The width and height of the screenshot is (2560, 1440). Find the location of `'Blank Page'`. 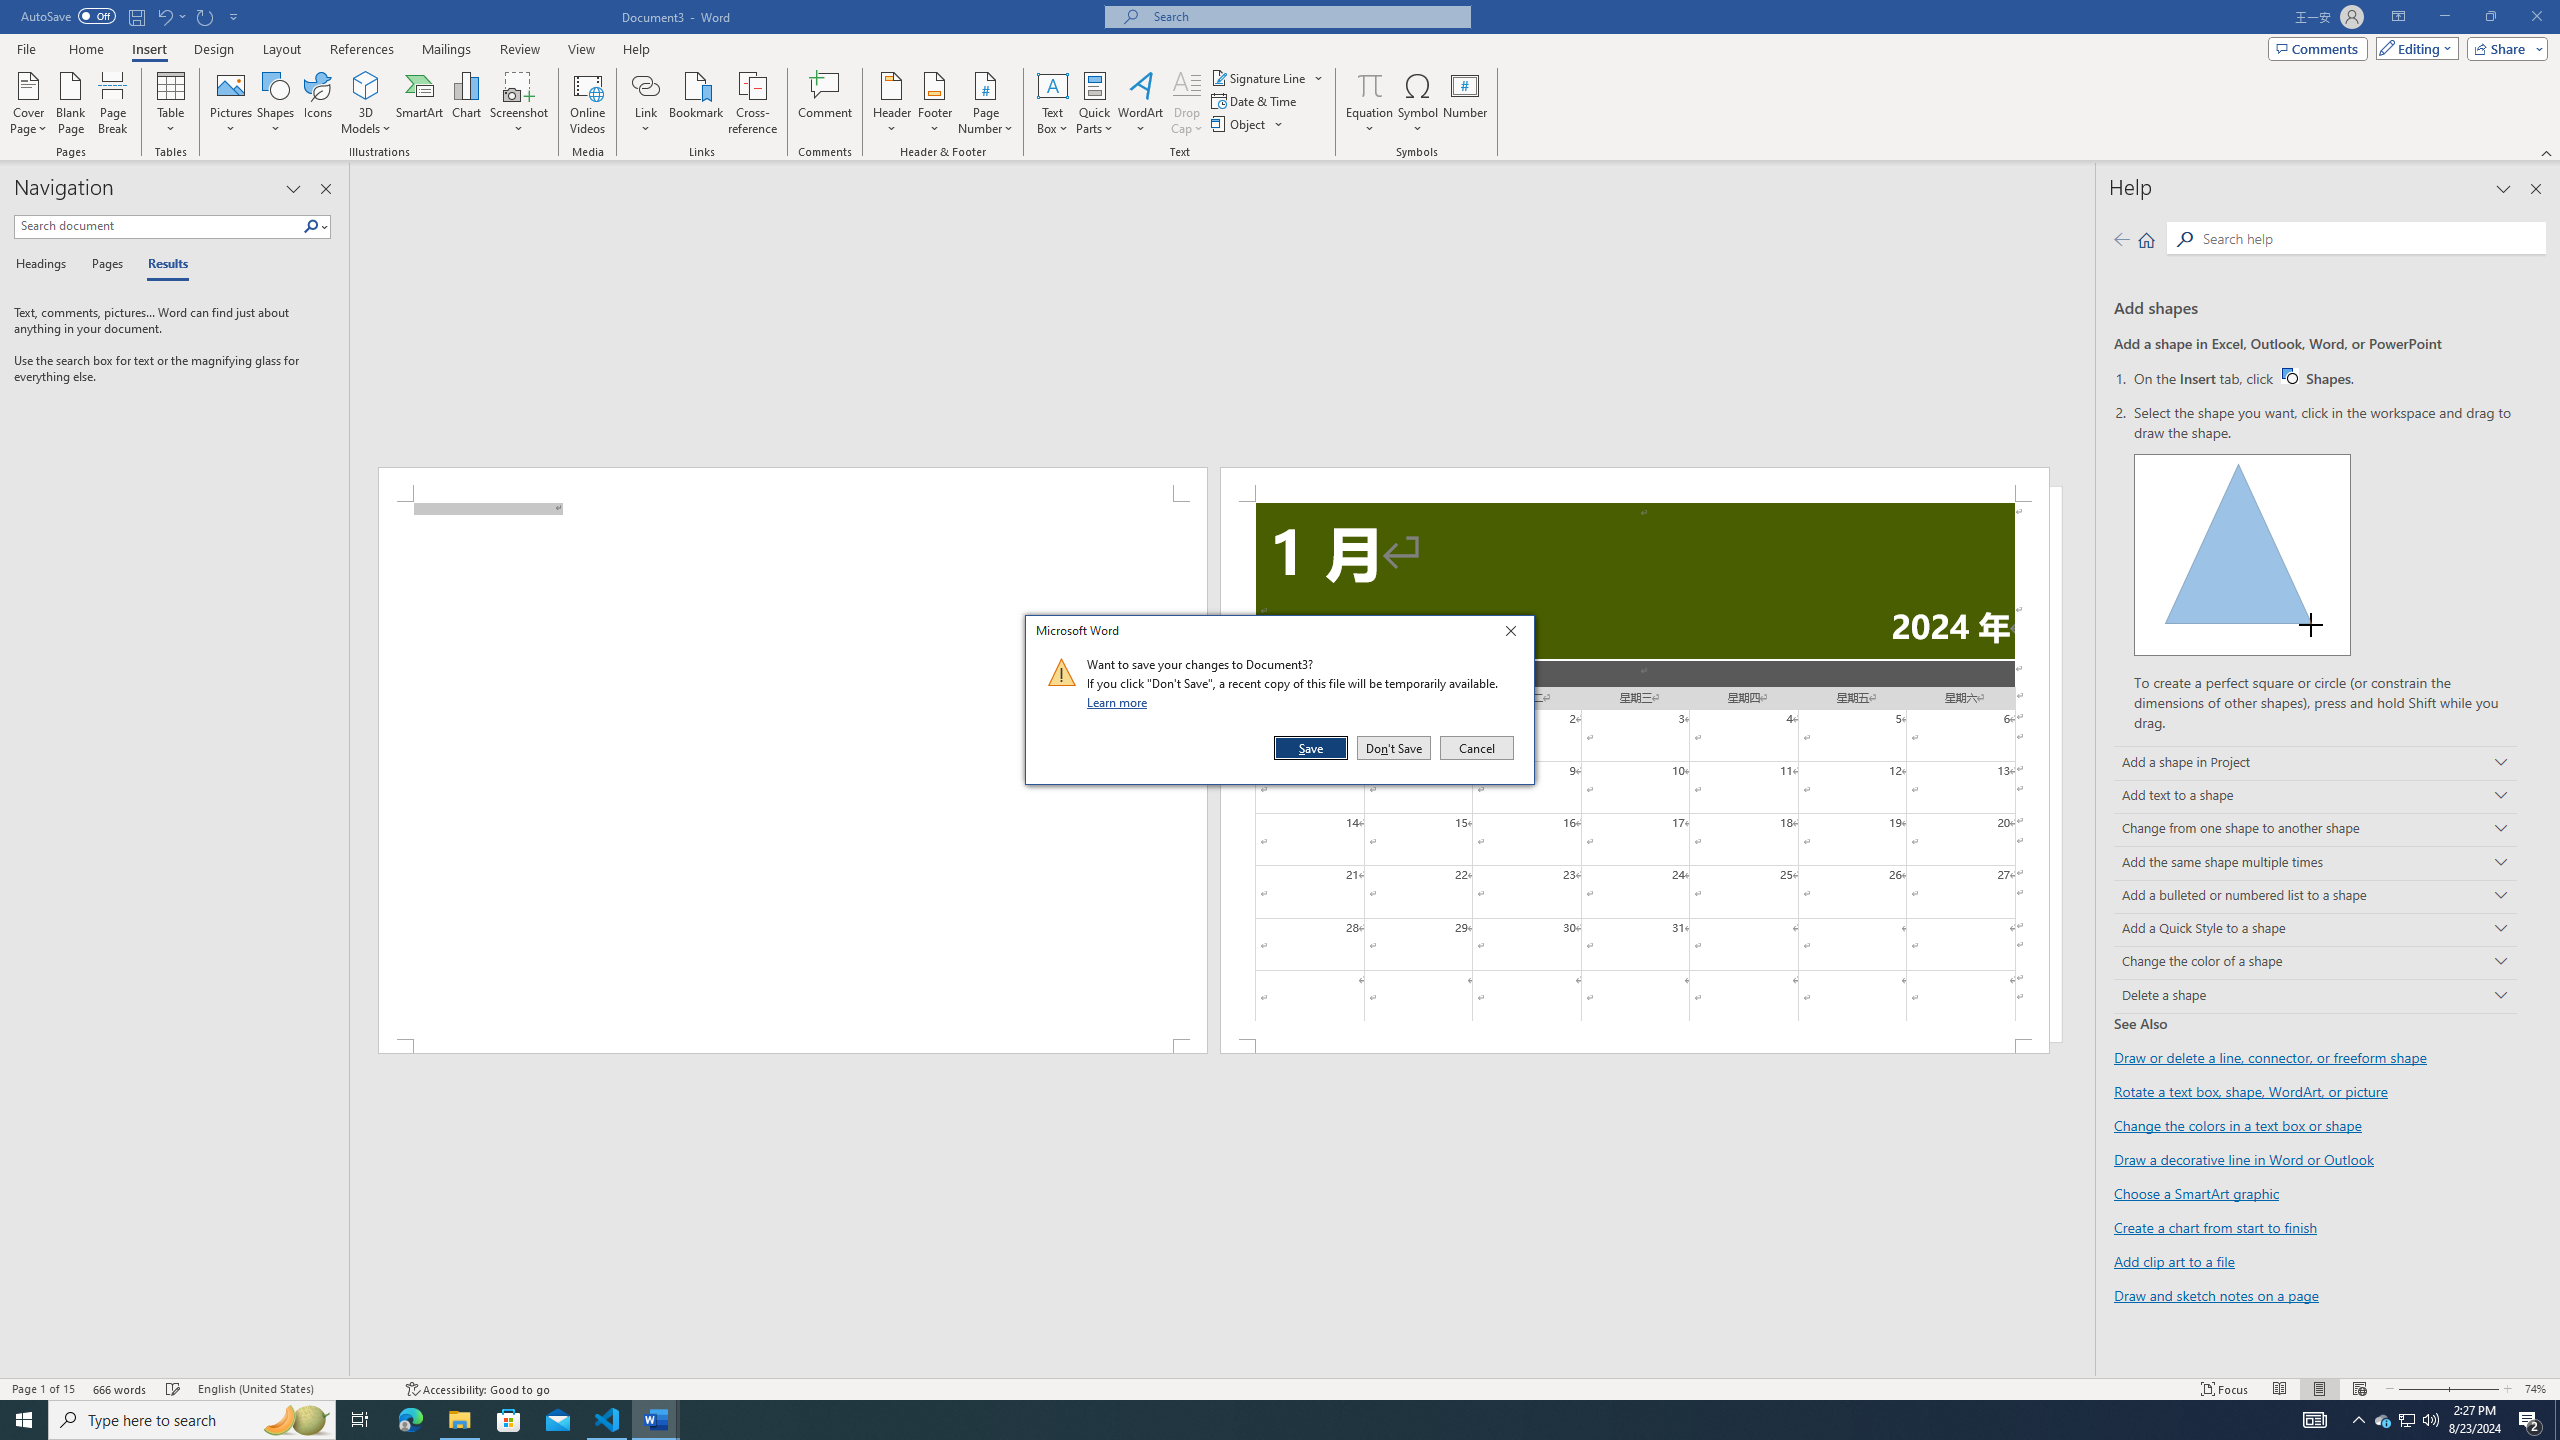

'Blank Page' is located at coordinates (70, 103).